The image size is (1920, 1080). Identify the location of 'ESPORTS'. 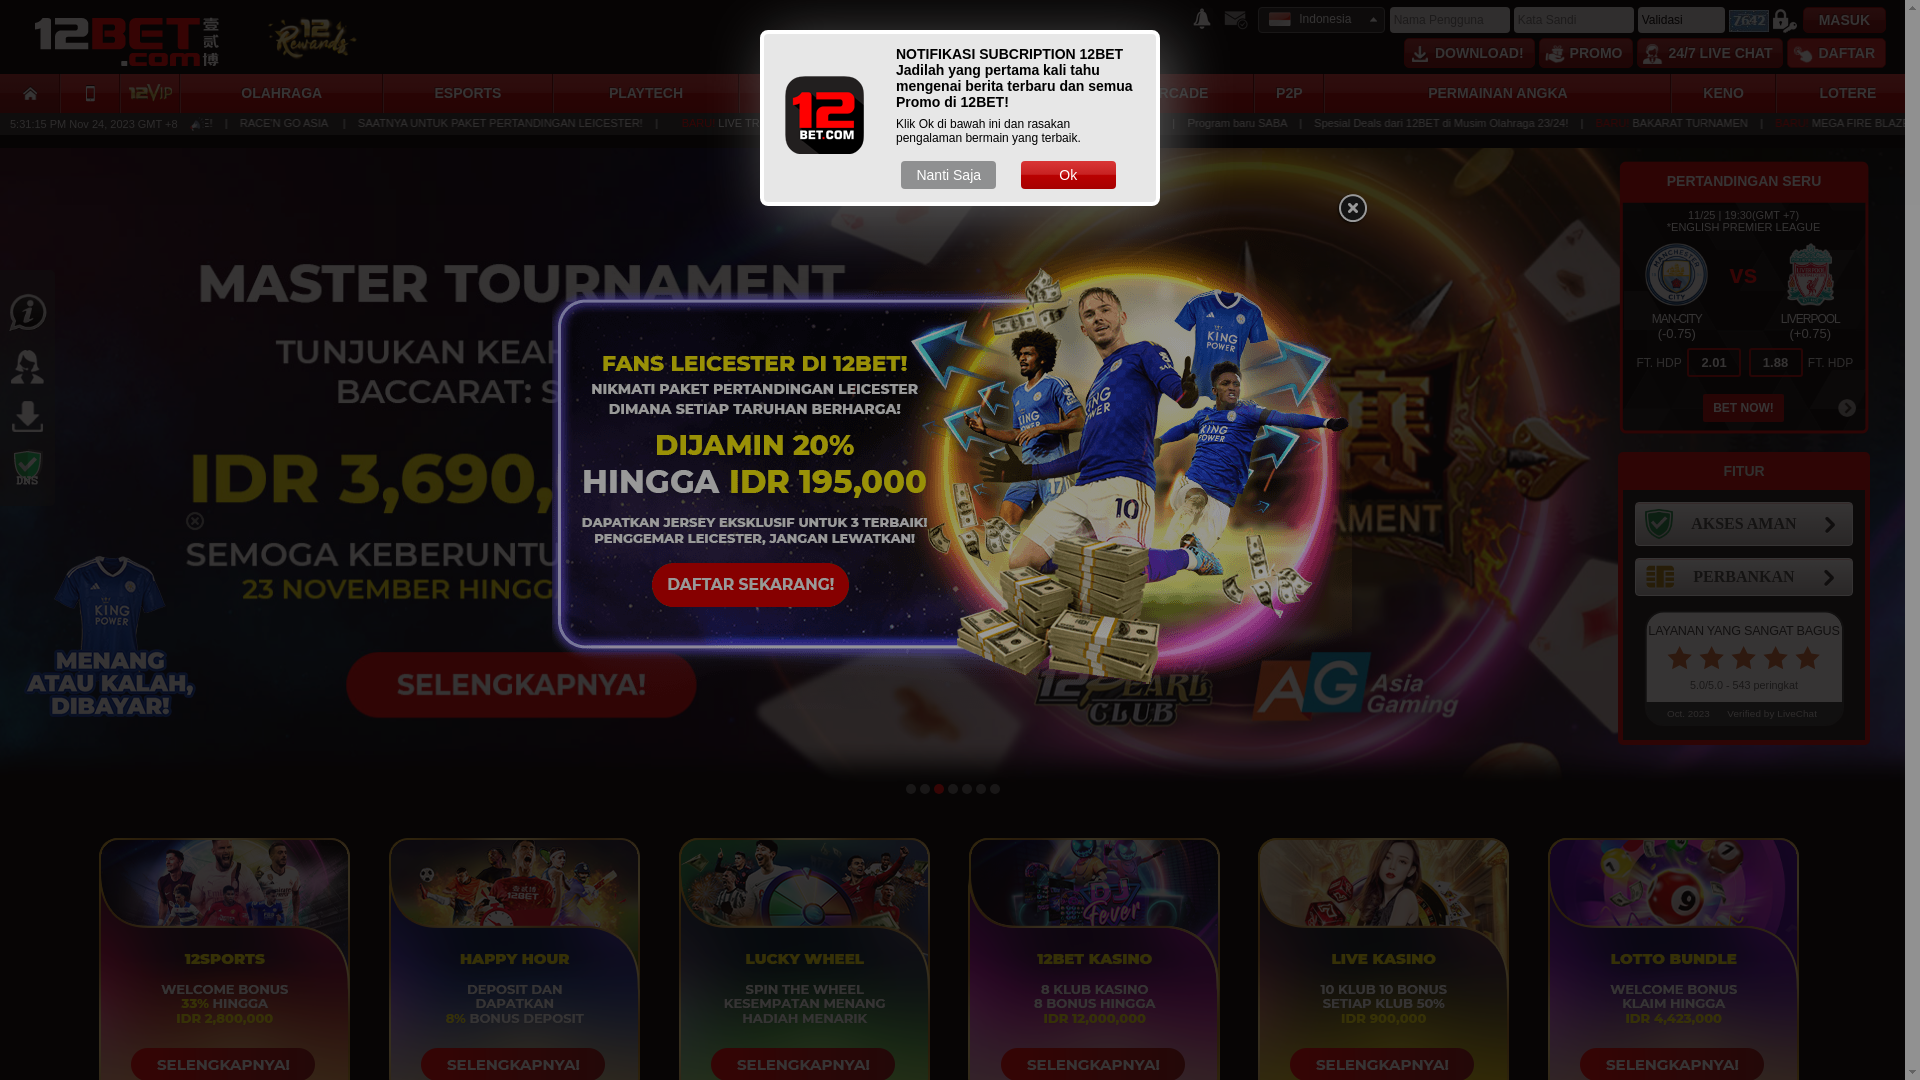
(466, 93).